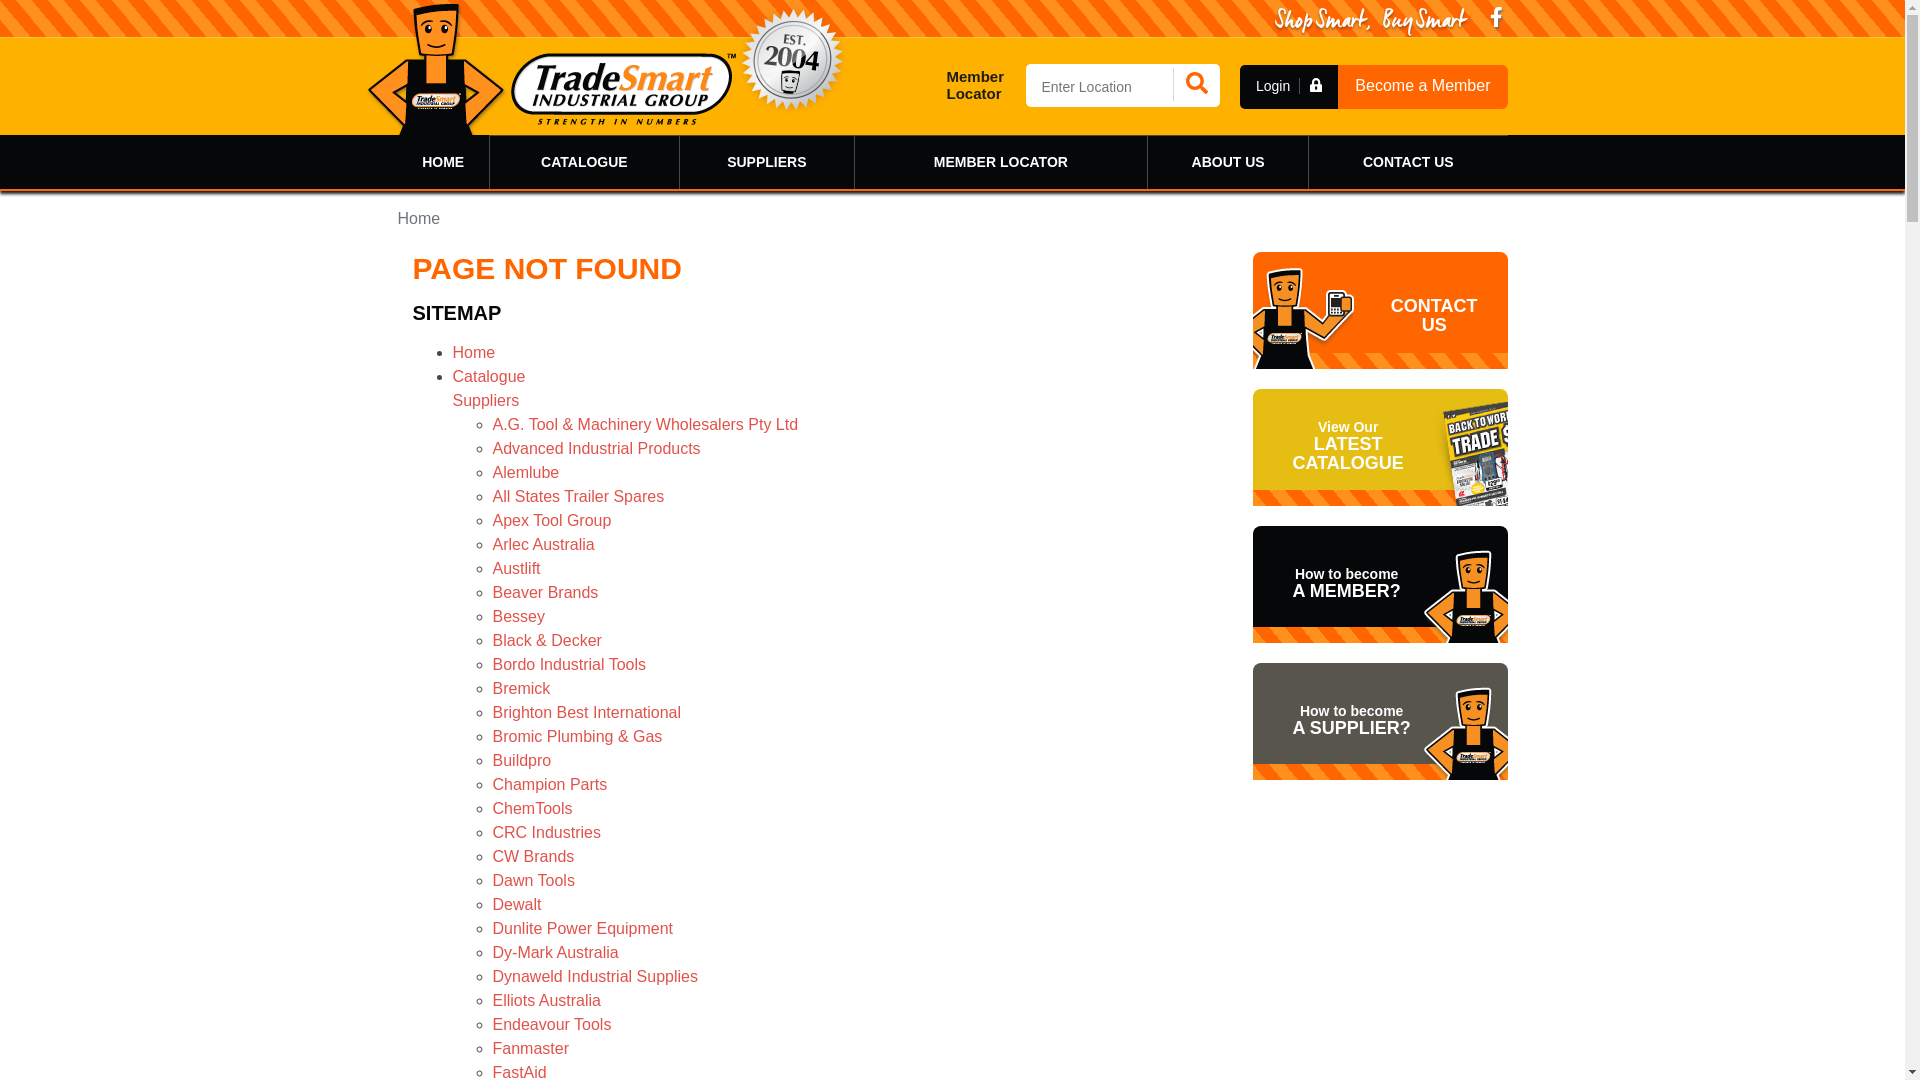 The image size is (1920, 1080). What do you see at coordinates (491, 711) in the screenshot?
I see `'Brighton Best International'` at bounding box center [491, 711].